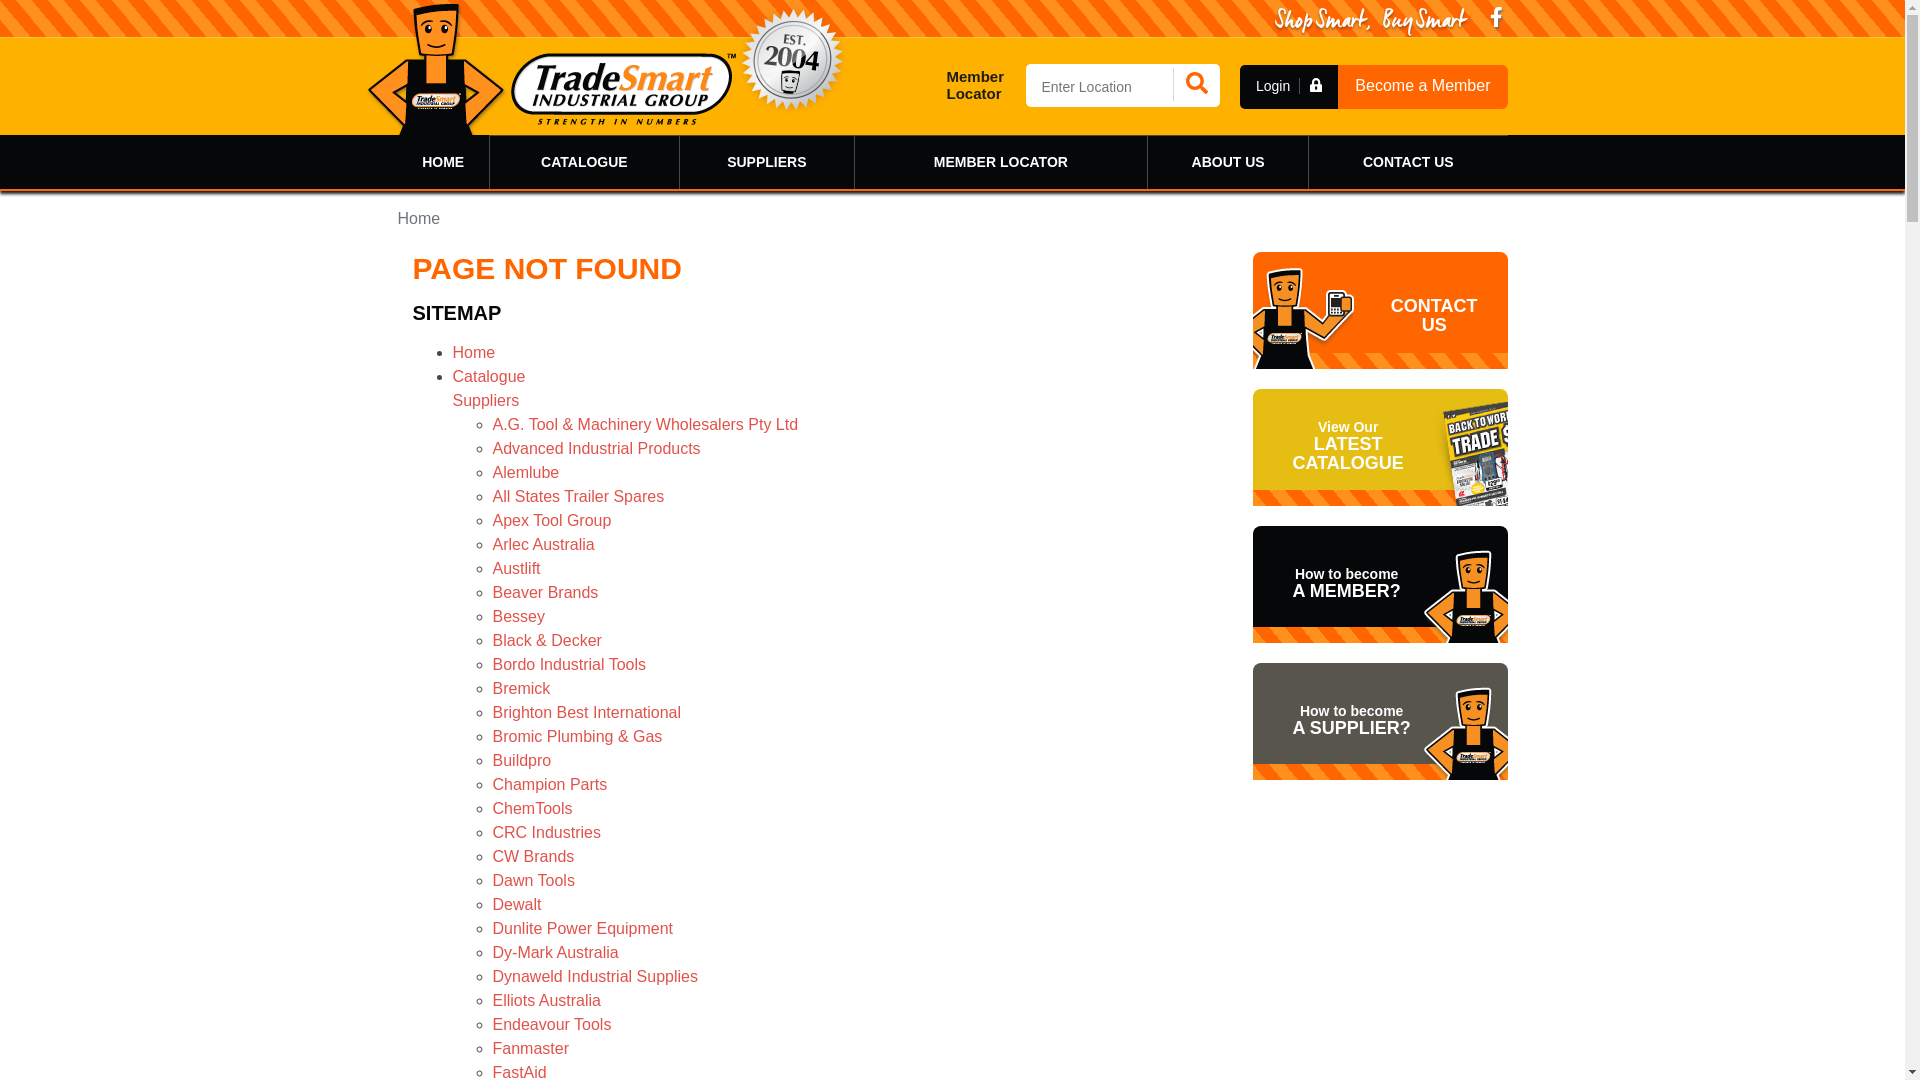 The image size is (1920, 1080). What do you see at coordinates (491, 711) in the screenshot?
I see `'Brighton Best International'` at bounding box center [491, 711].